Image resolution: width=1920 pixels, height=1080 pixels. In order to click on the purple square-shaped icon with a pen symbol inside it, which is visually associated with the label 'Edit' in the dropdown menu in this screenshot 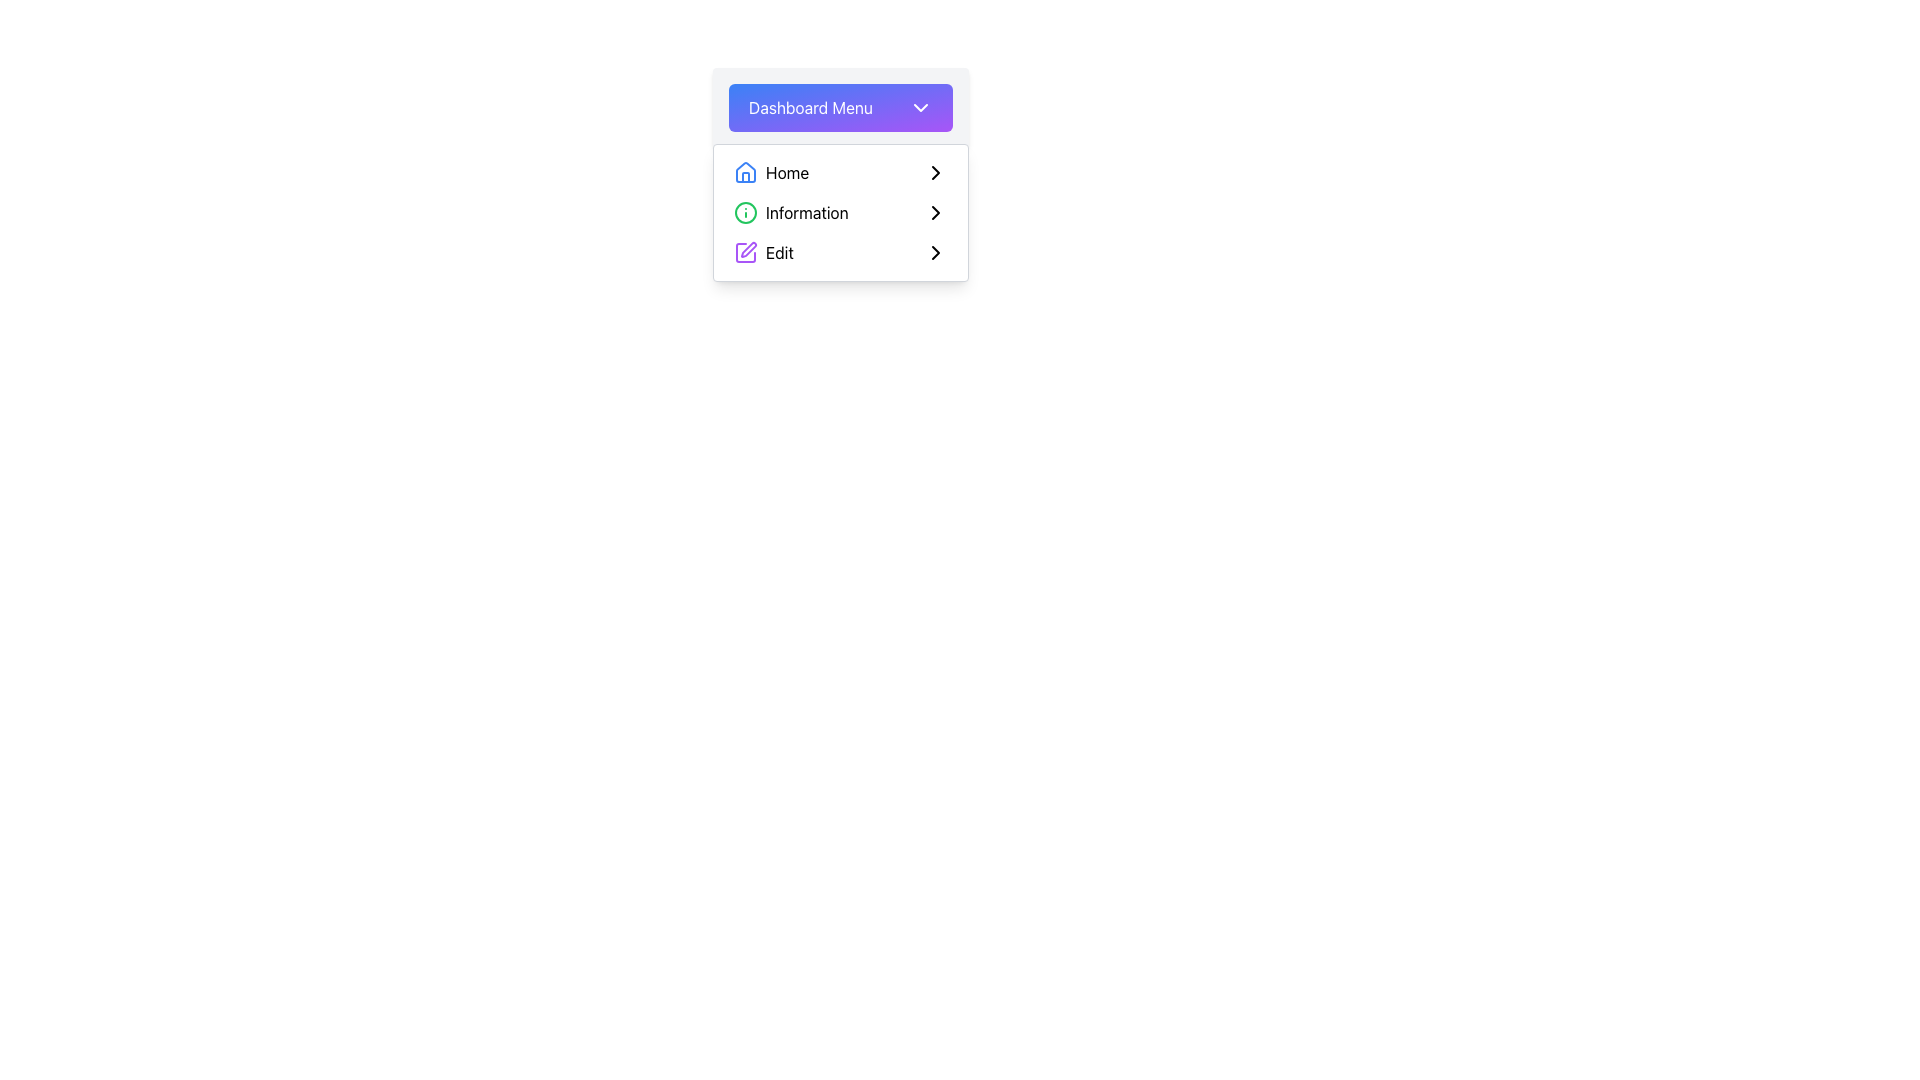, I will do `click(744, 252)`.